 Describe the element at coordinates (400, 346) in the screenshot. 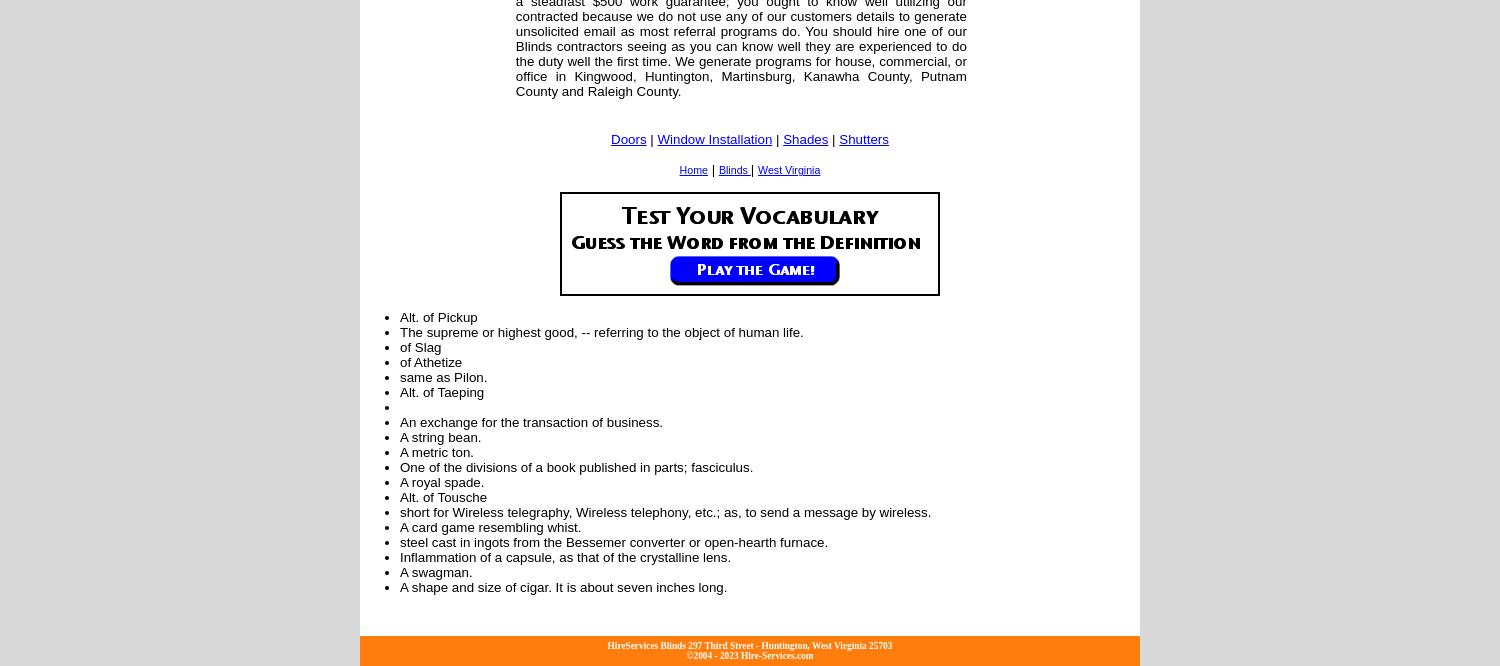

I see `'of Slag'` at that location.